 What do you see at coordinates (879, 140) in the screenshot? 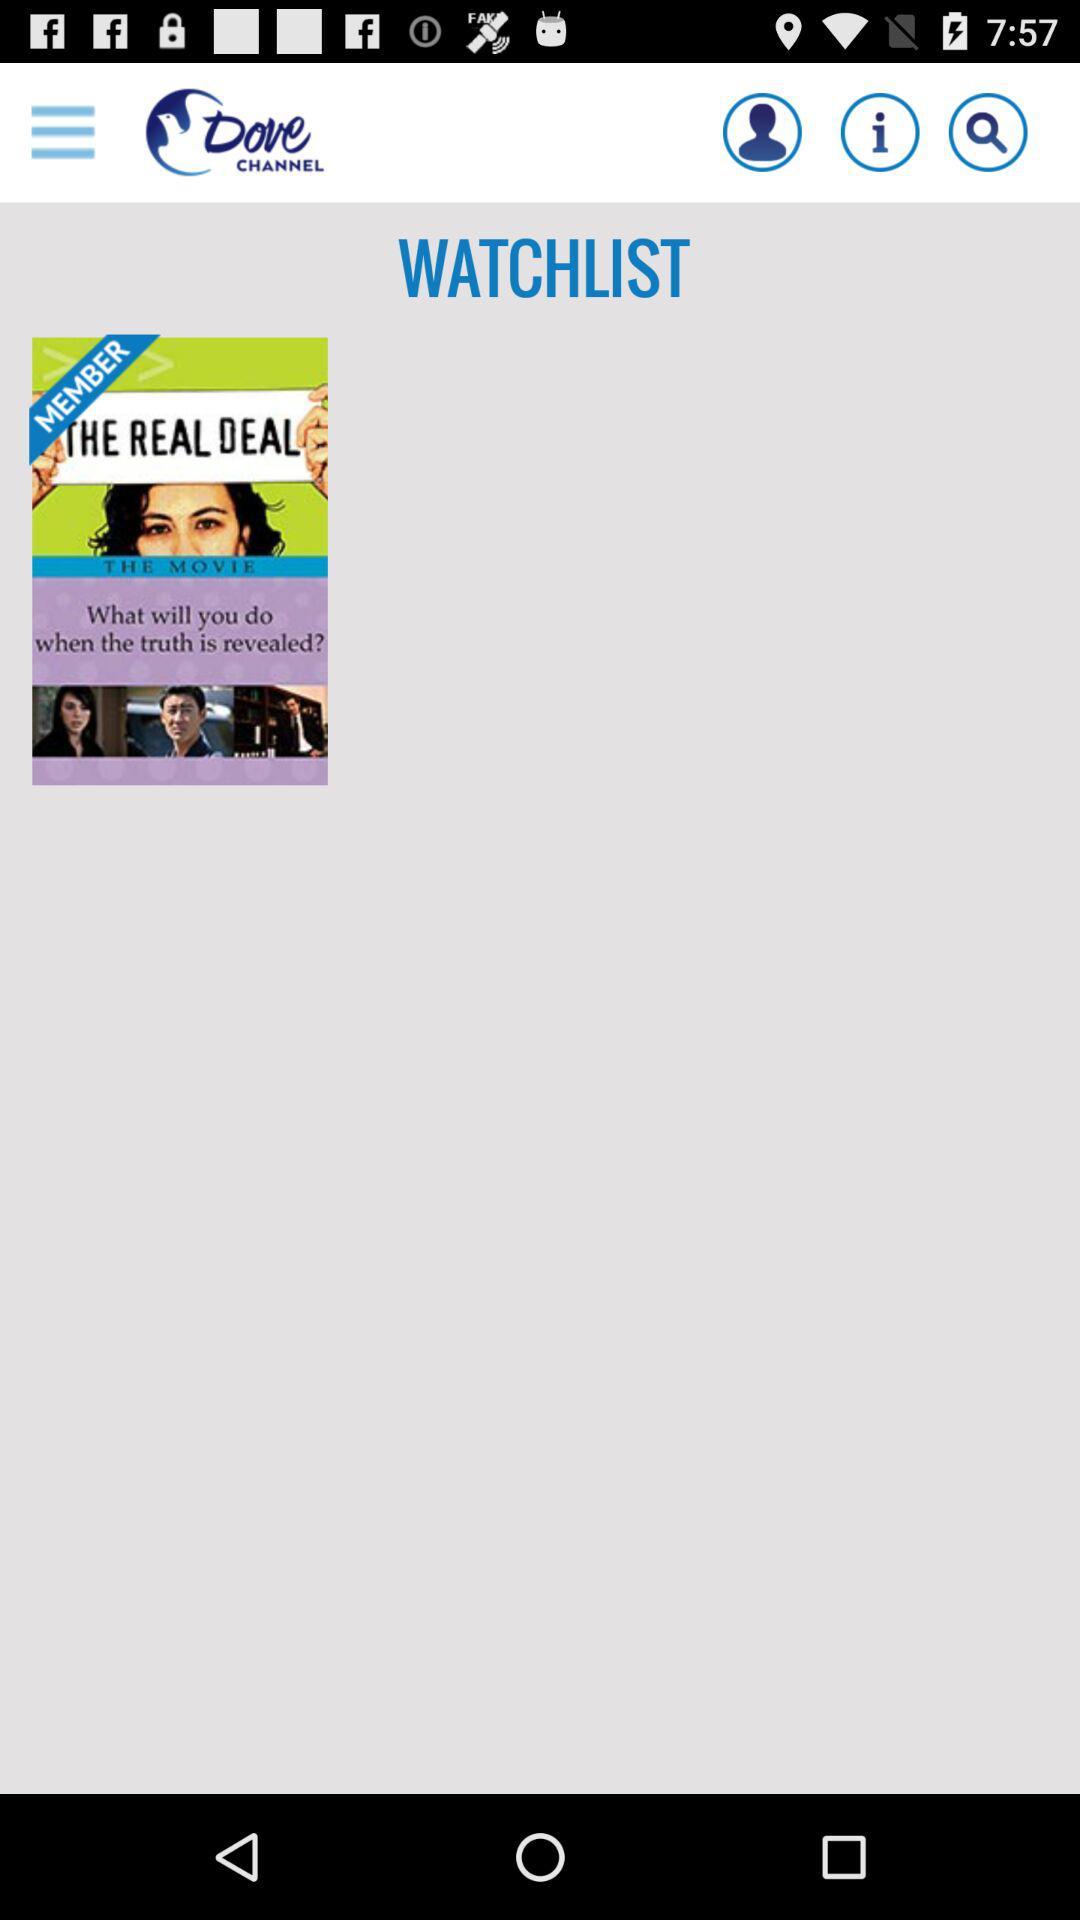
I see `the info icon` at bounding box center [879, 140].